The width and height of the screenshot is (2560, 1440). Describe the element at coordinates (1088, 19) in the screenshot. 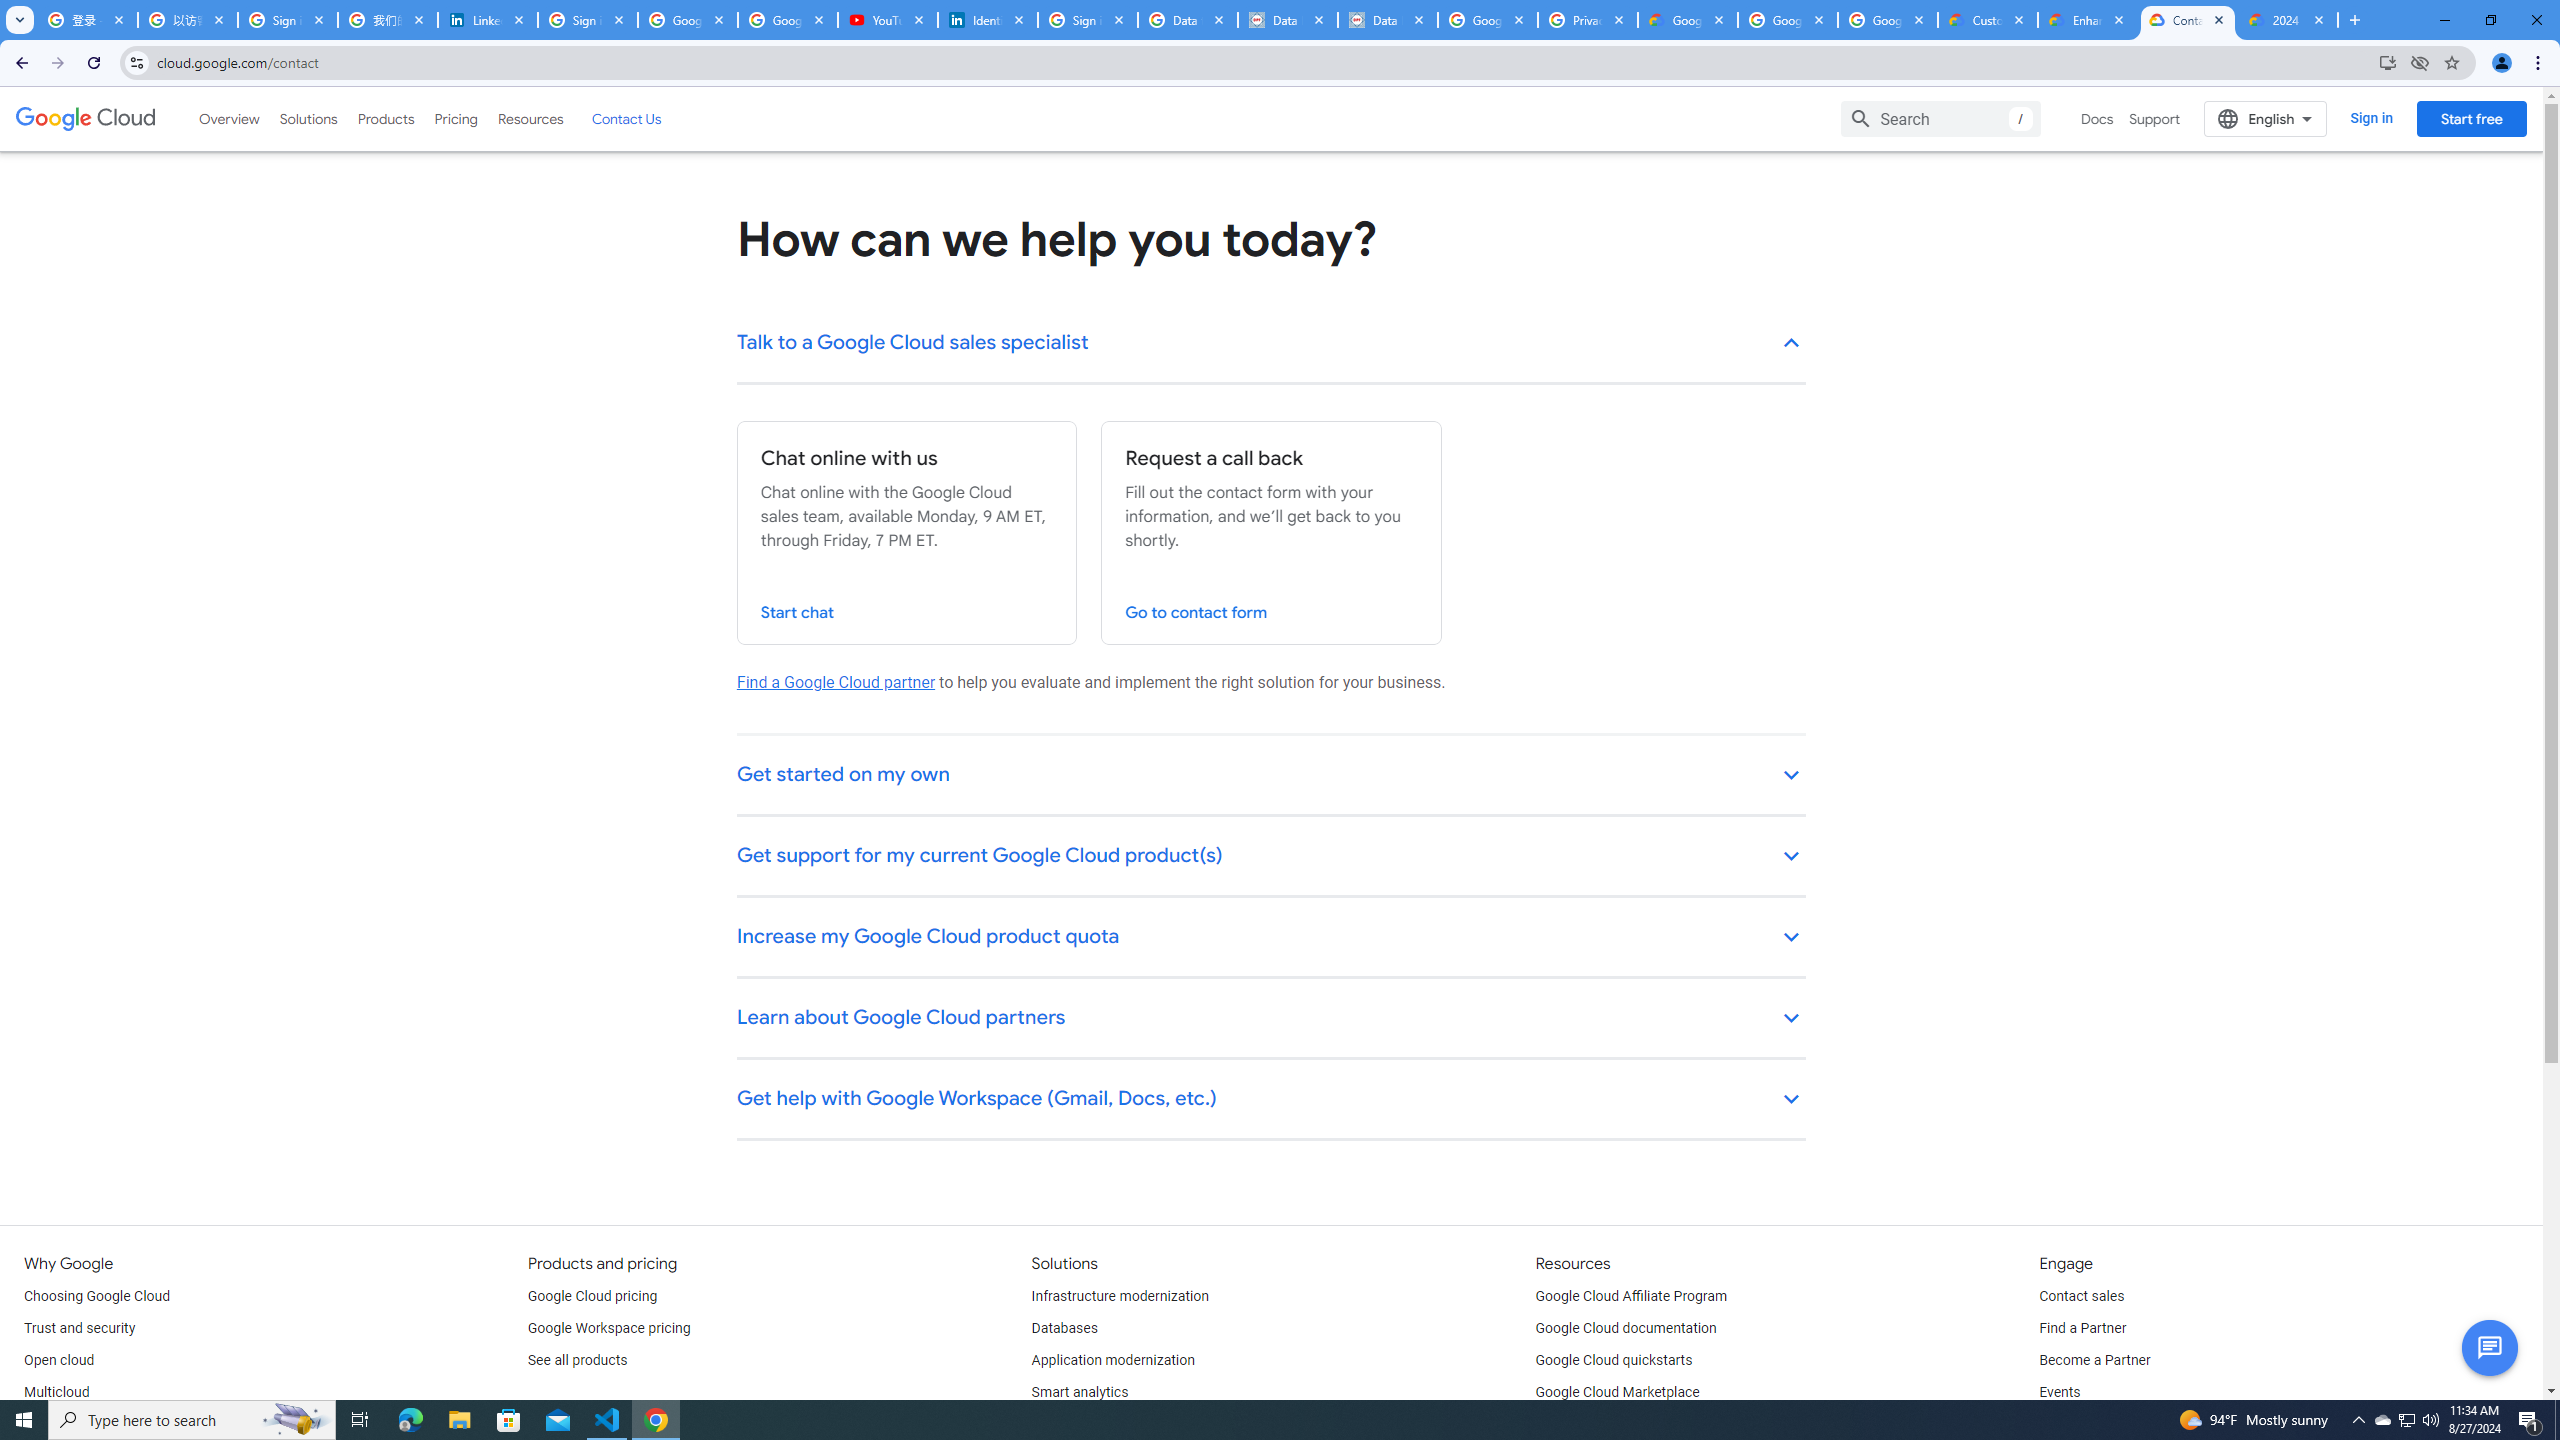

I see `'Sign in - Google Accounts'` at that location.